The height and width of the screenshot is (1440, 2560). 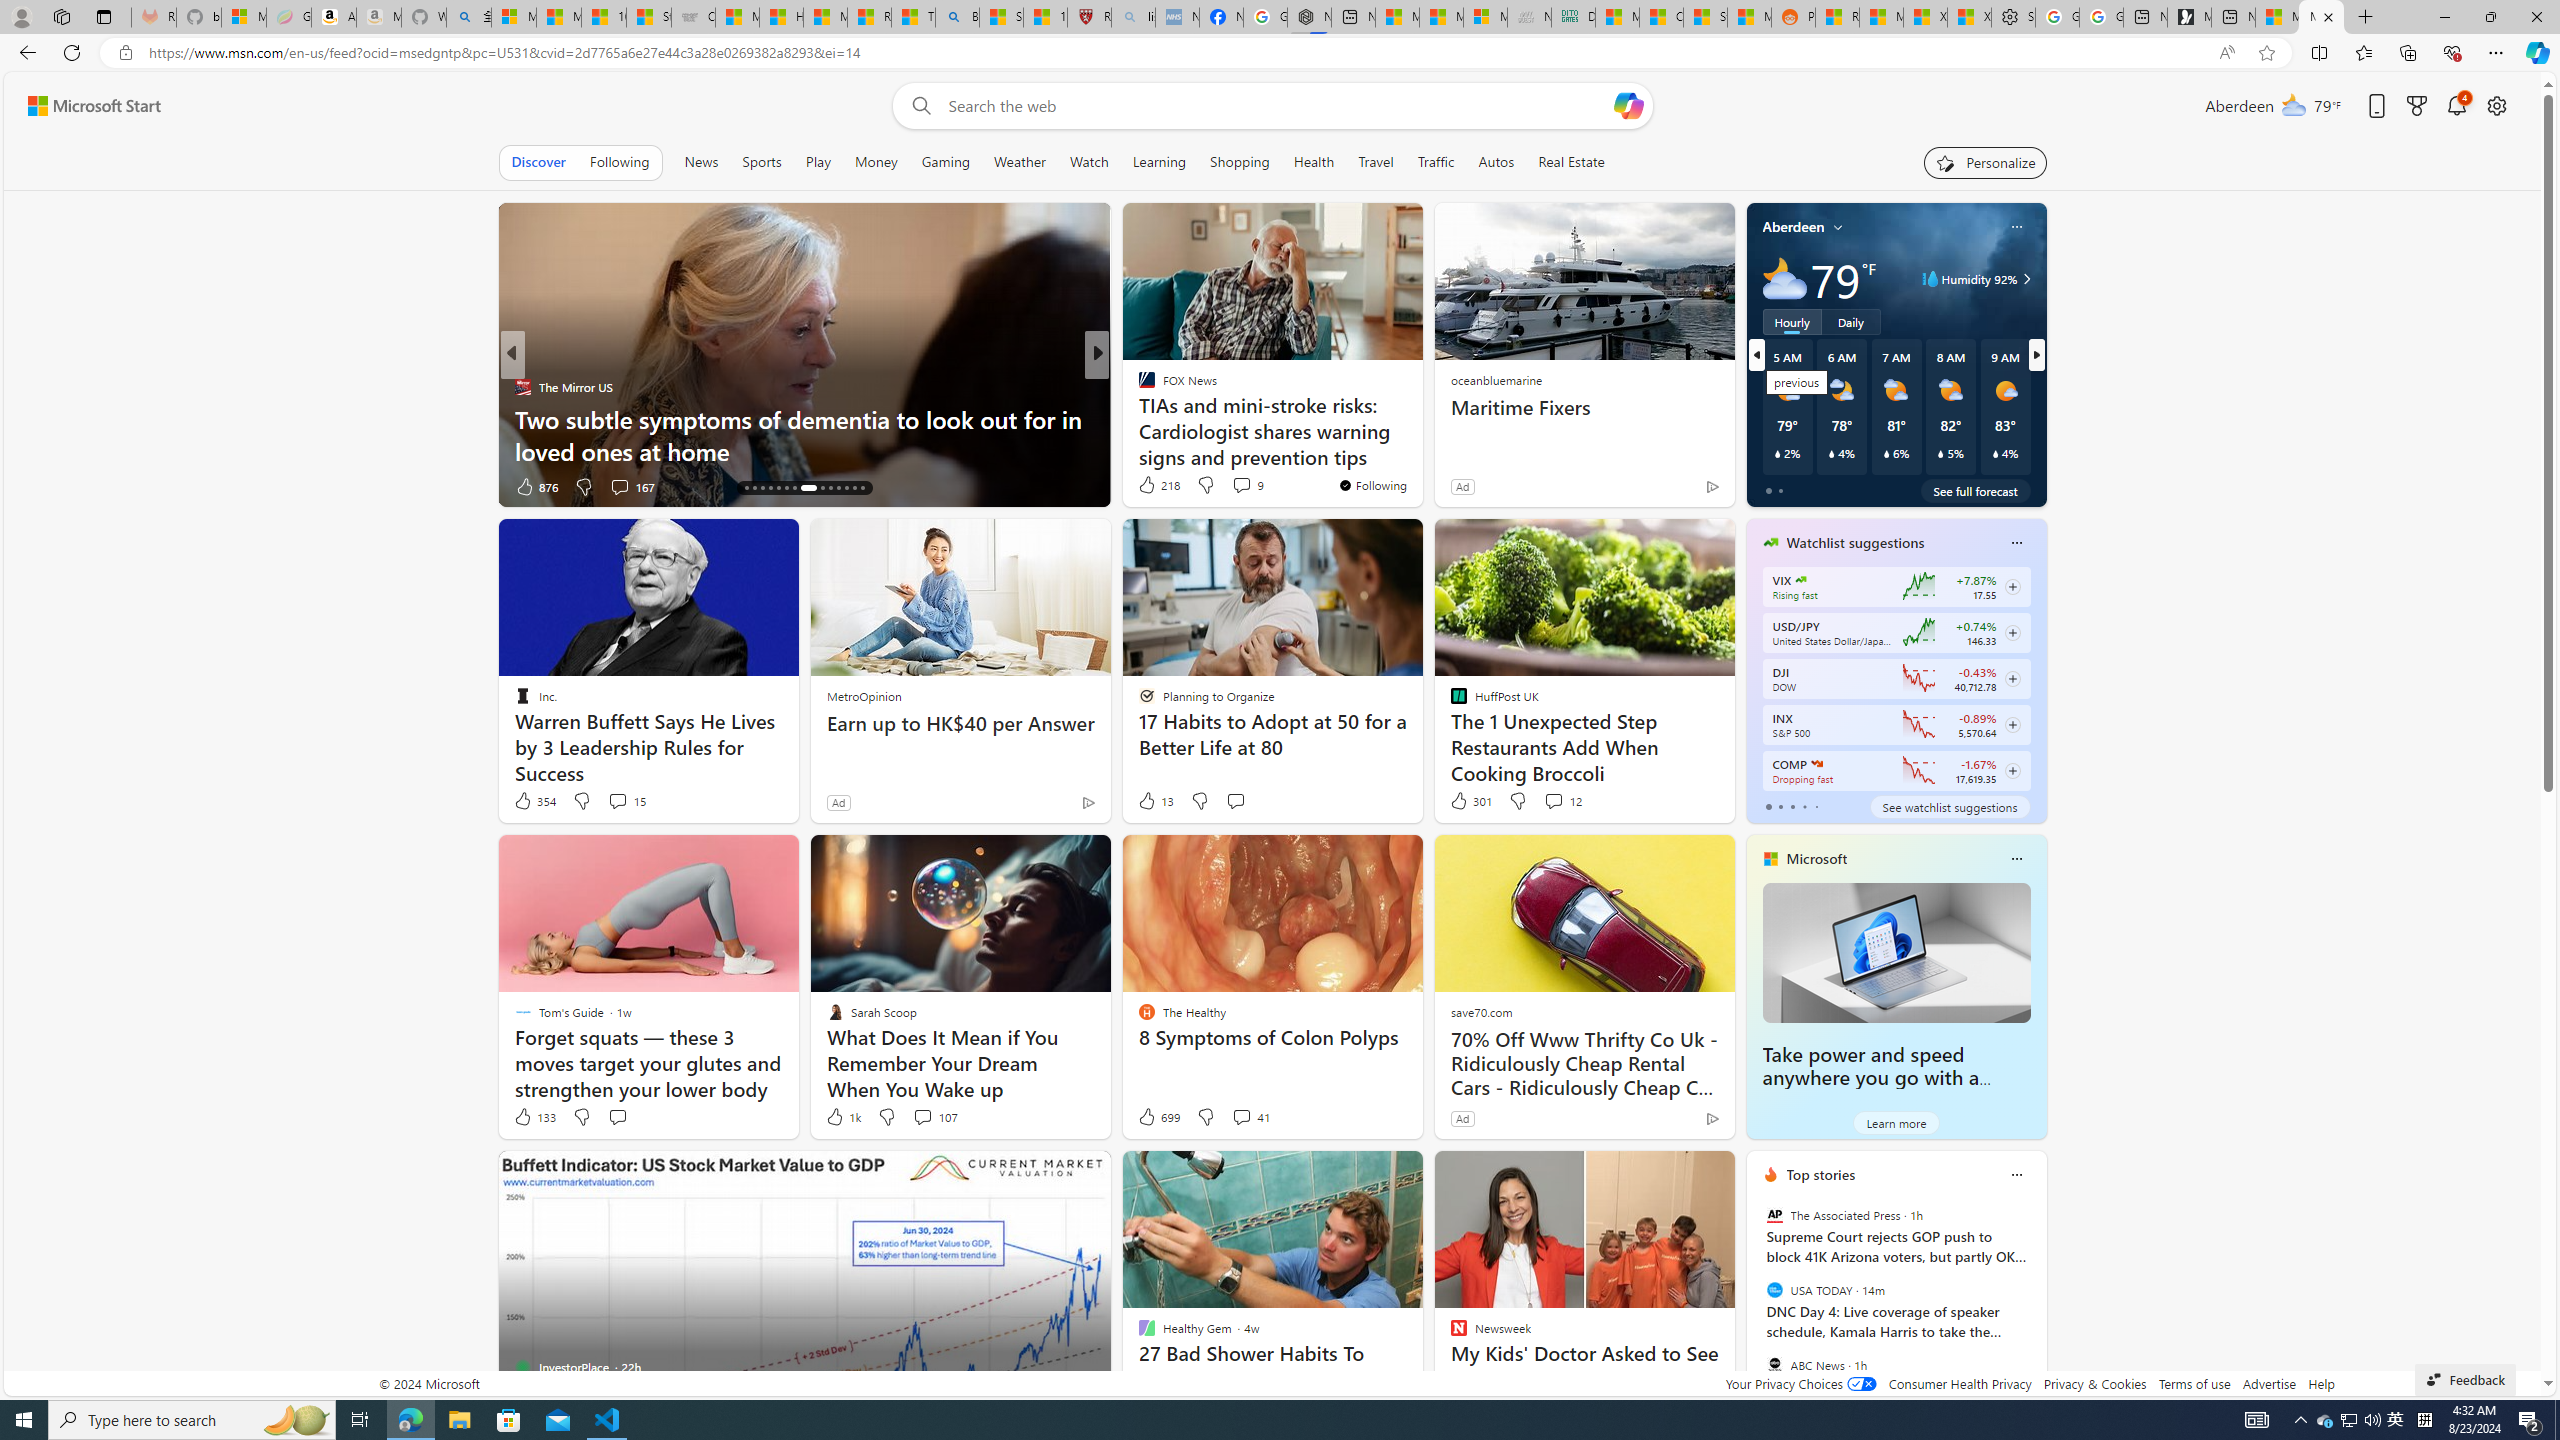 What do you see at coordinates (1145, 486) in the screenshot?
I see `'8 Like'` at bounding box center [1145, 486].